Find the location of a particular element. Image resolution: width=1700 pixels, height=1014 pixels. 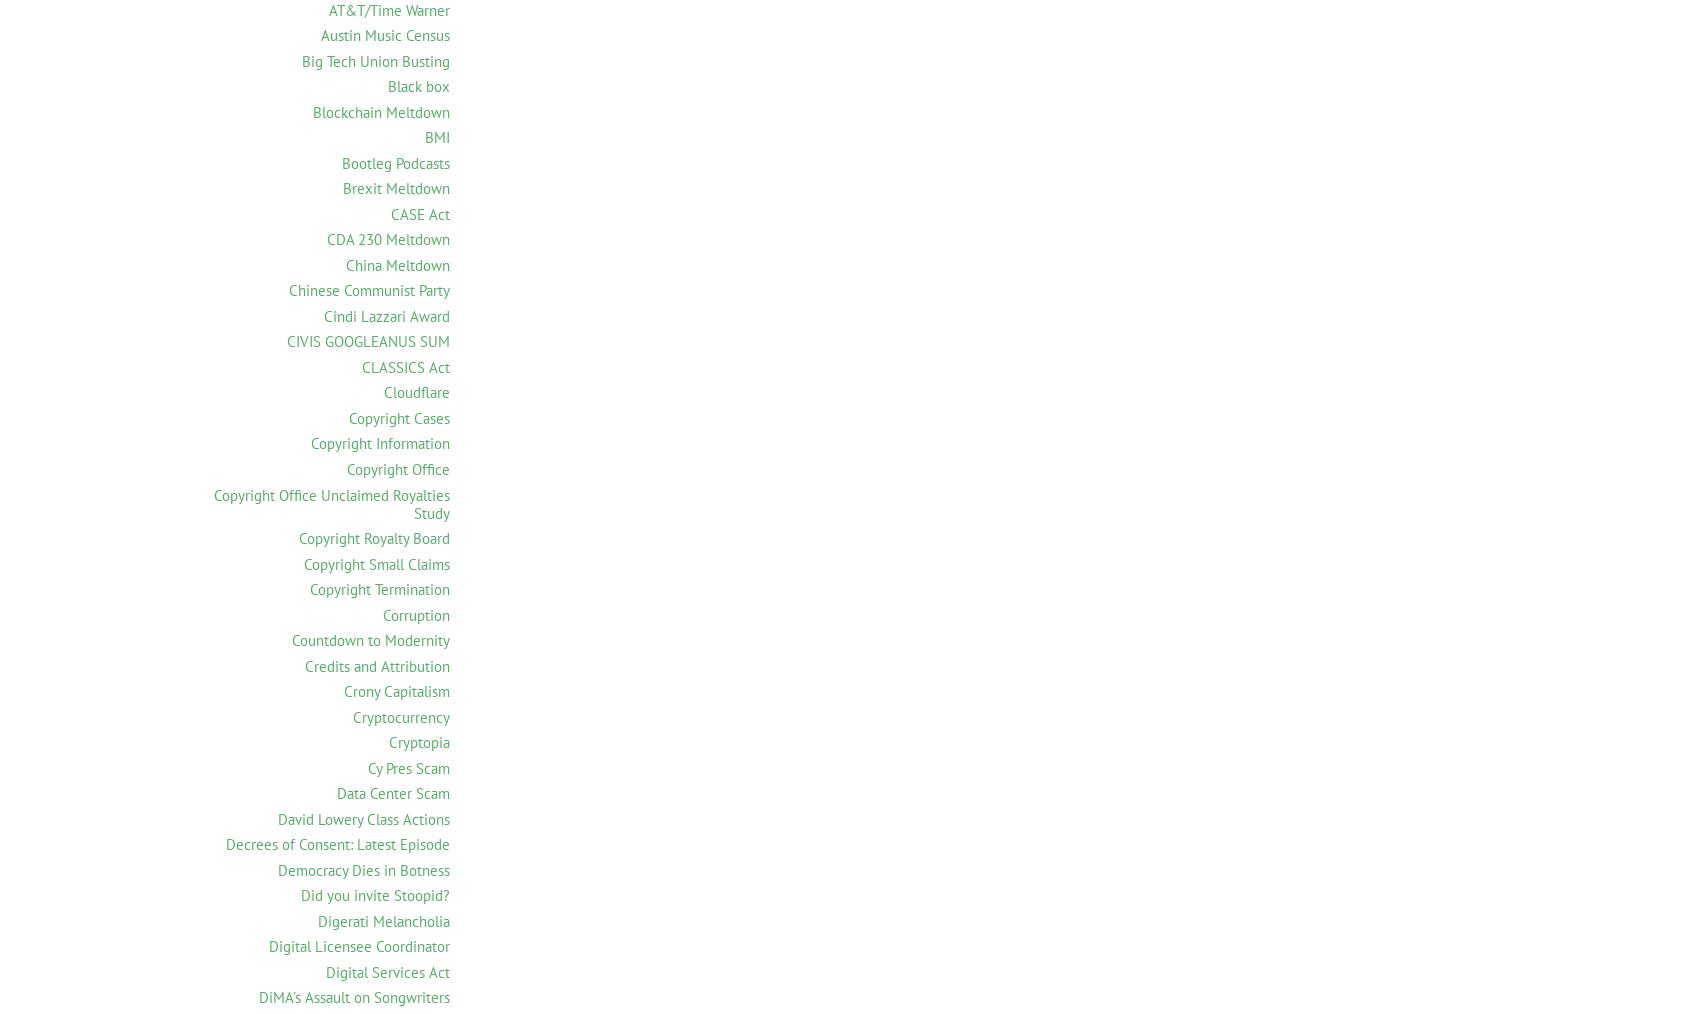

'BMI' is located at coordinates (437, 137).